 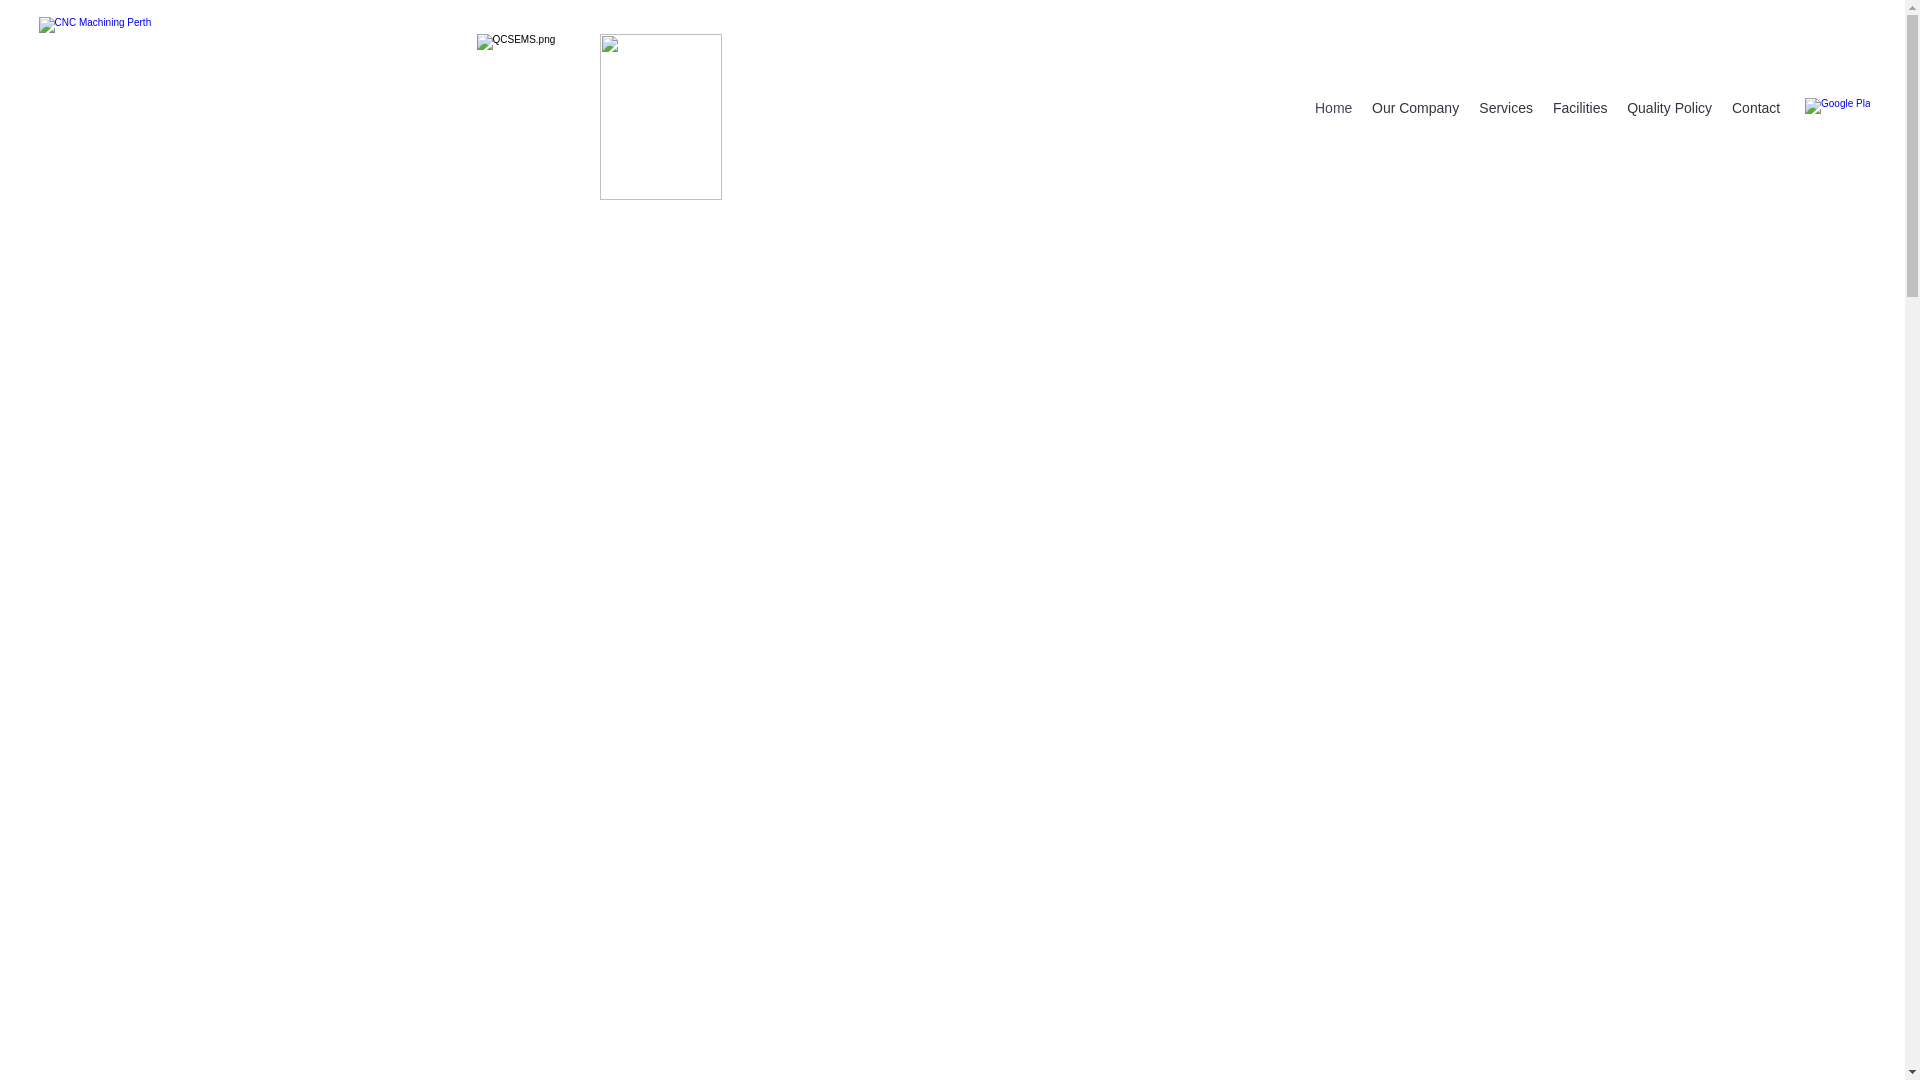 What do you see at coordinates (1541, 108) in the screenshot?
I see `'Facilities'` at bounding box center [1541, 108].